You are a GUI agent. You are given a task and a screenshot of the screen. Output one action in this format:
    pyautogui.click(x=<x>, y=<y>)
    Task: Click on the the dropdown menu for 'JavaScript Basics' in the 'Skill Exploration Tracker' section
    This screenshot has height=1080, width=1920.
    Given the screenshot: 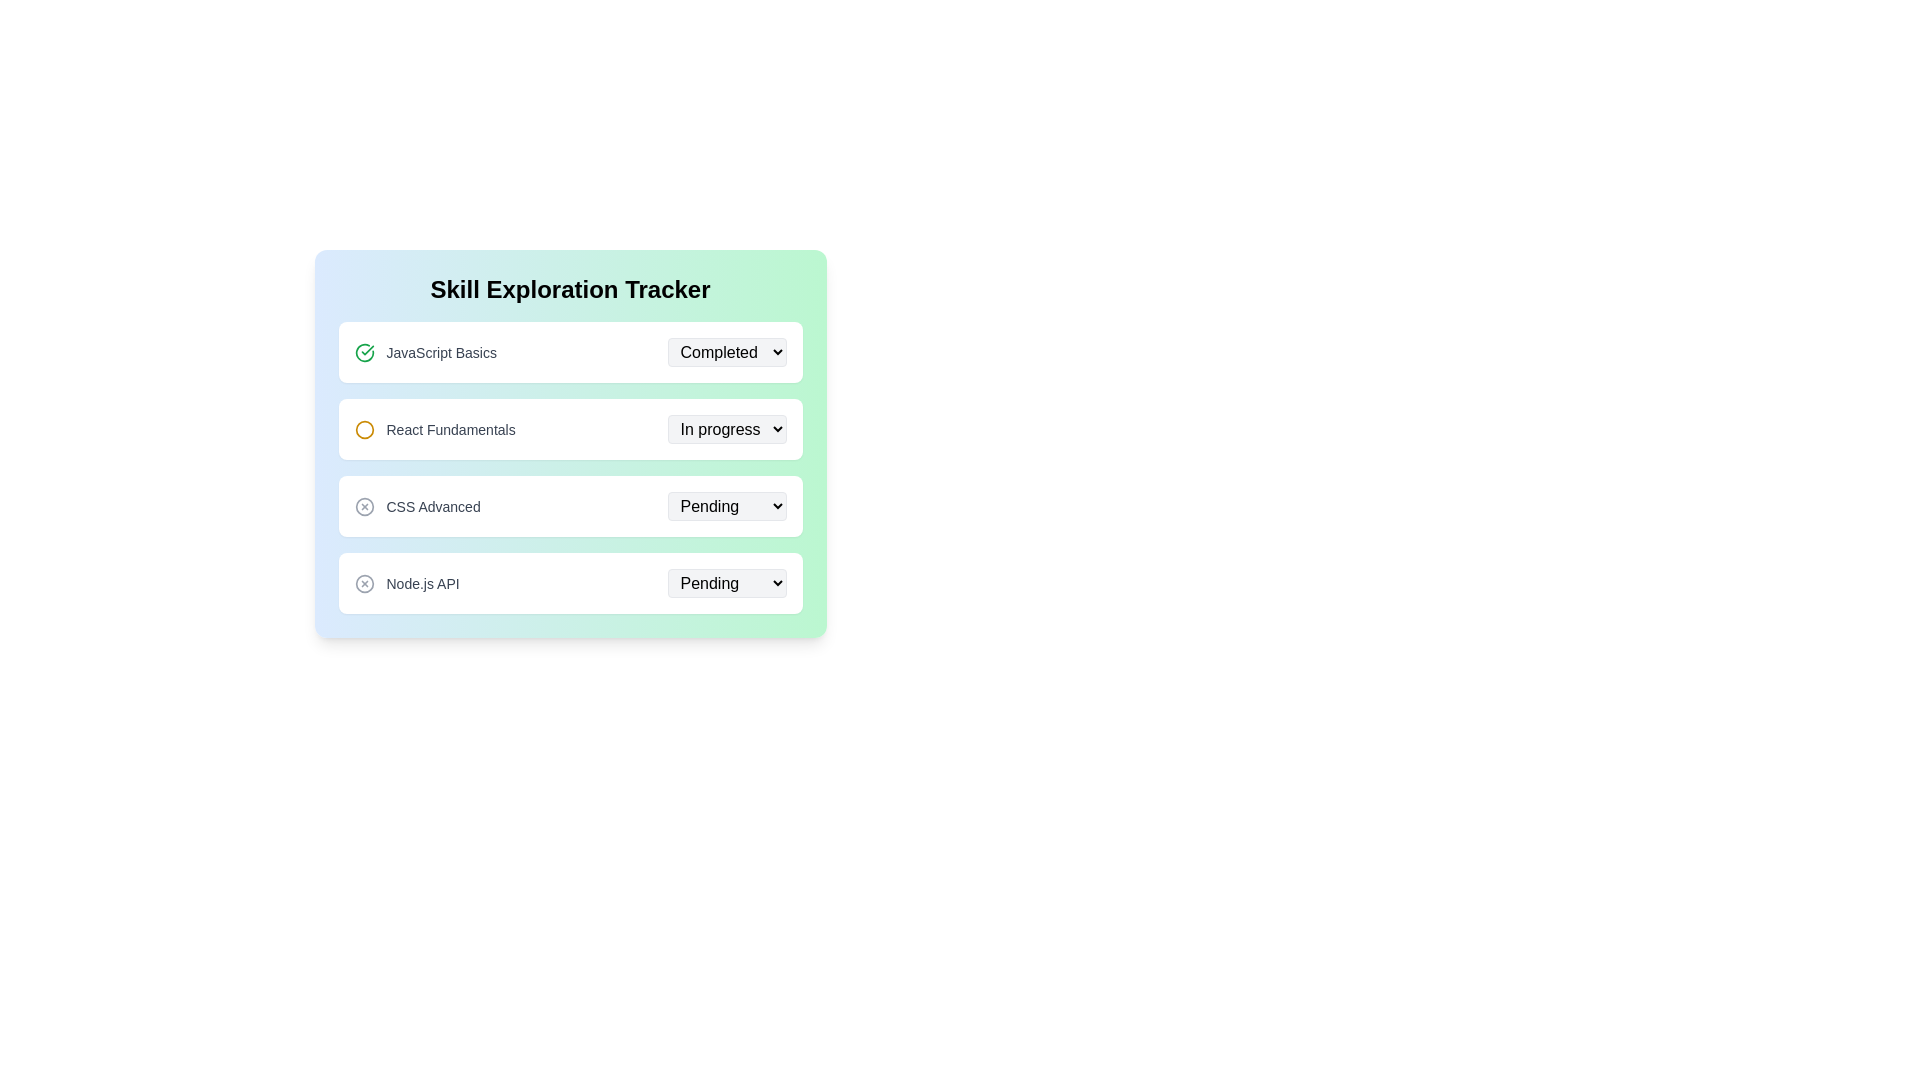 What is the action you would take?
    pyautogui.click(x=725, y=351)
    